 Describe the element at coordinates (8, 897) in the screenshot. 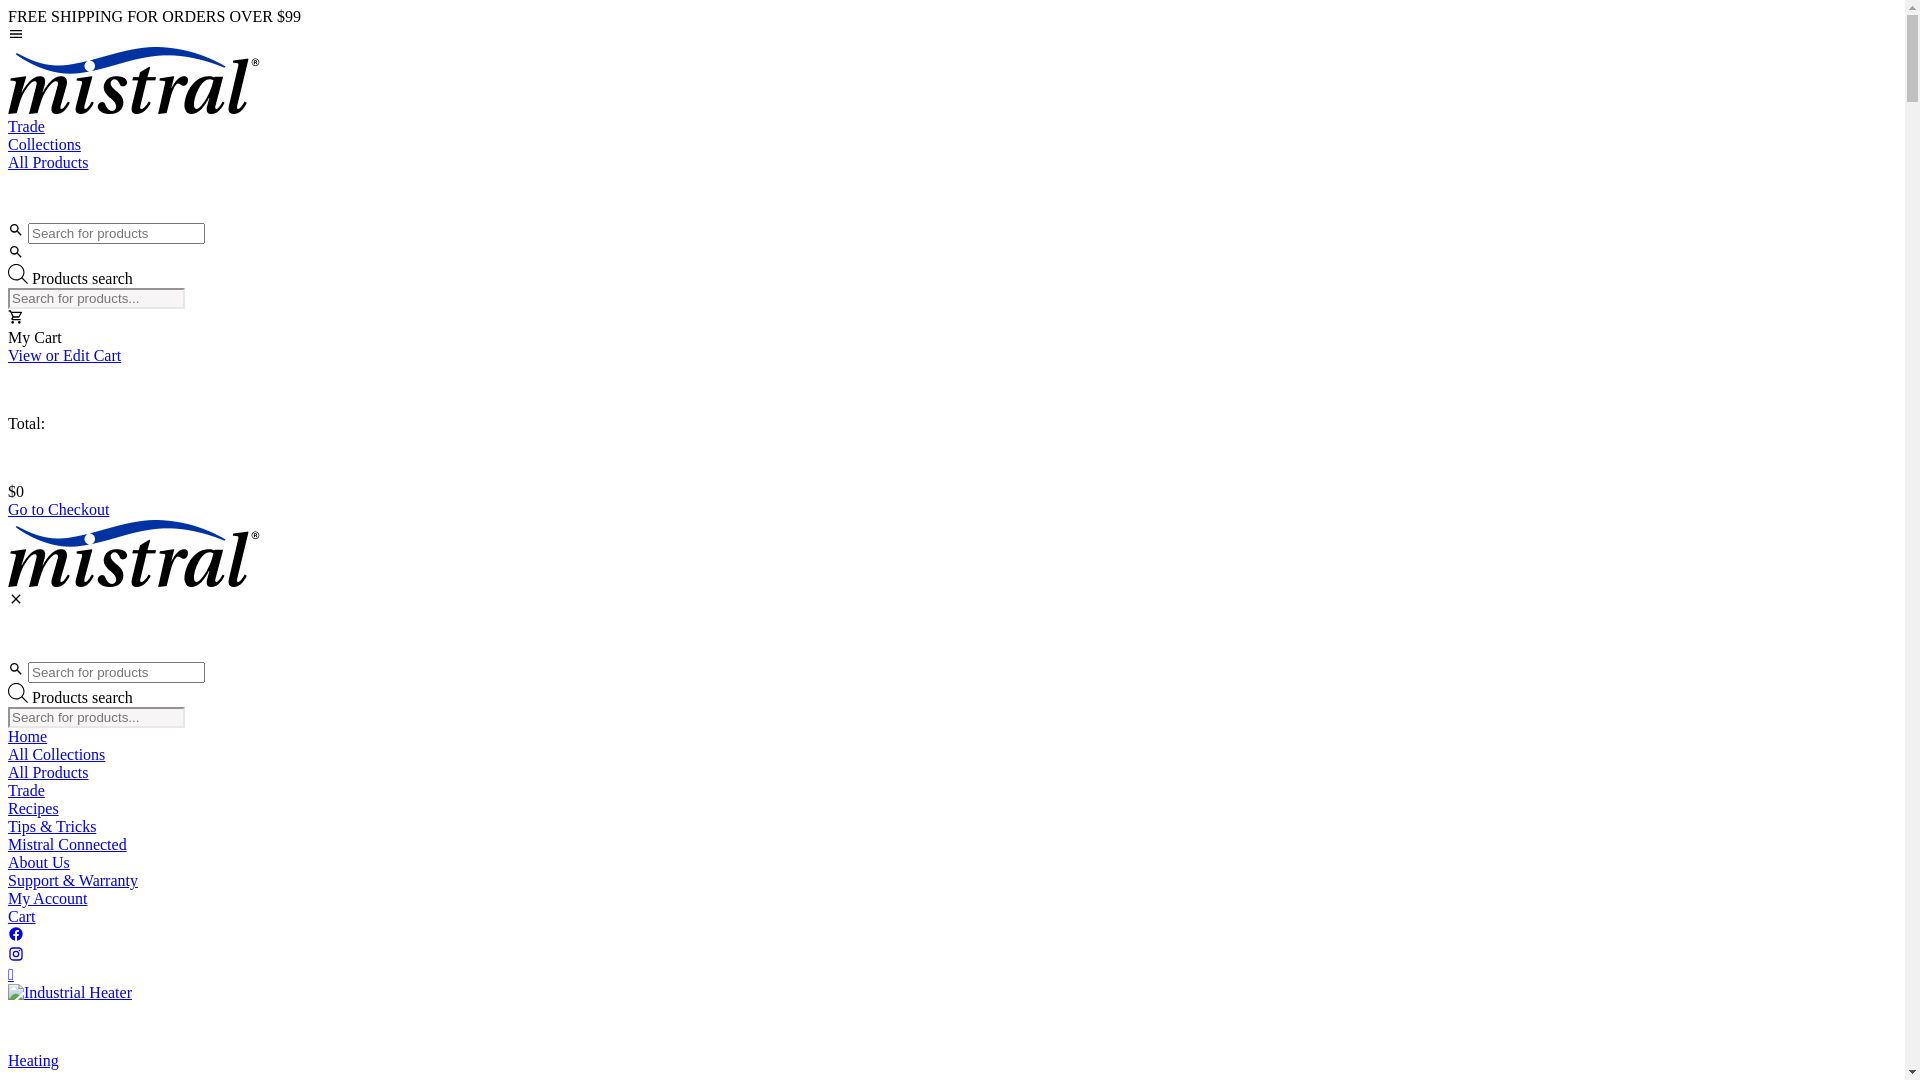

I see `'My Account'` at that location.